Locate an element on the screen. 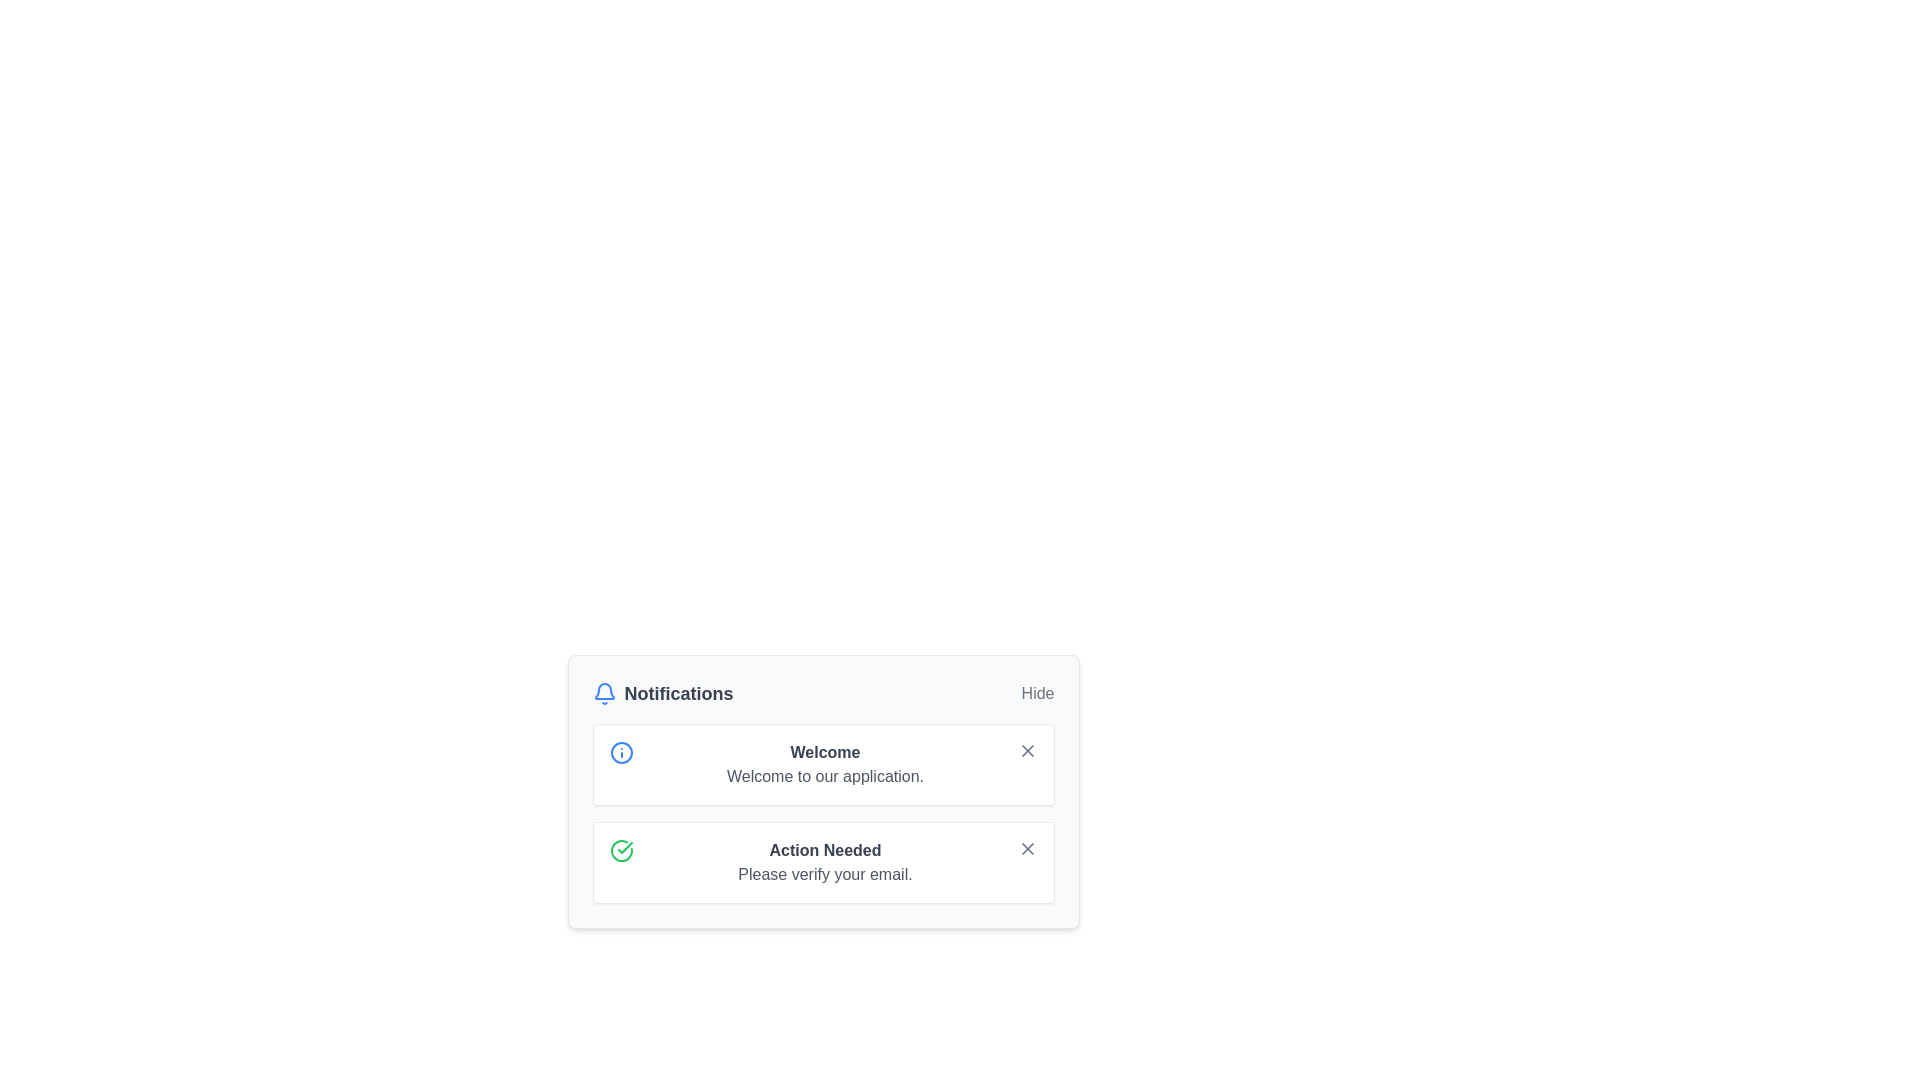 The height and width of the screenshot is (1080, 1920). the bell icon located in the notification header area is located at coordinates (603, 693).